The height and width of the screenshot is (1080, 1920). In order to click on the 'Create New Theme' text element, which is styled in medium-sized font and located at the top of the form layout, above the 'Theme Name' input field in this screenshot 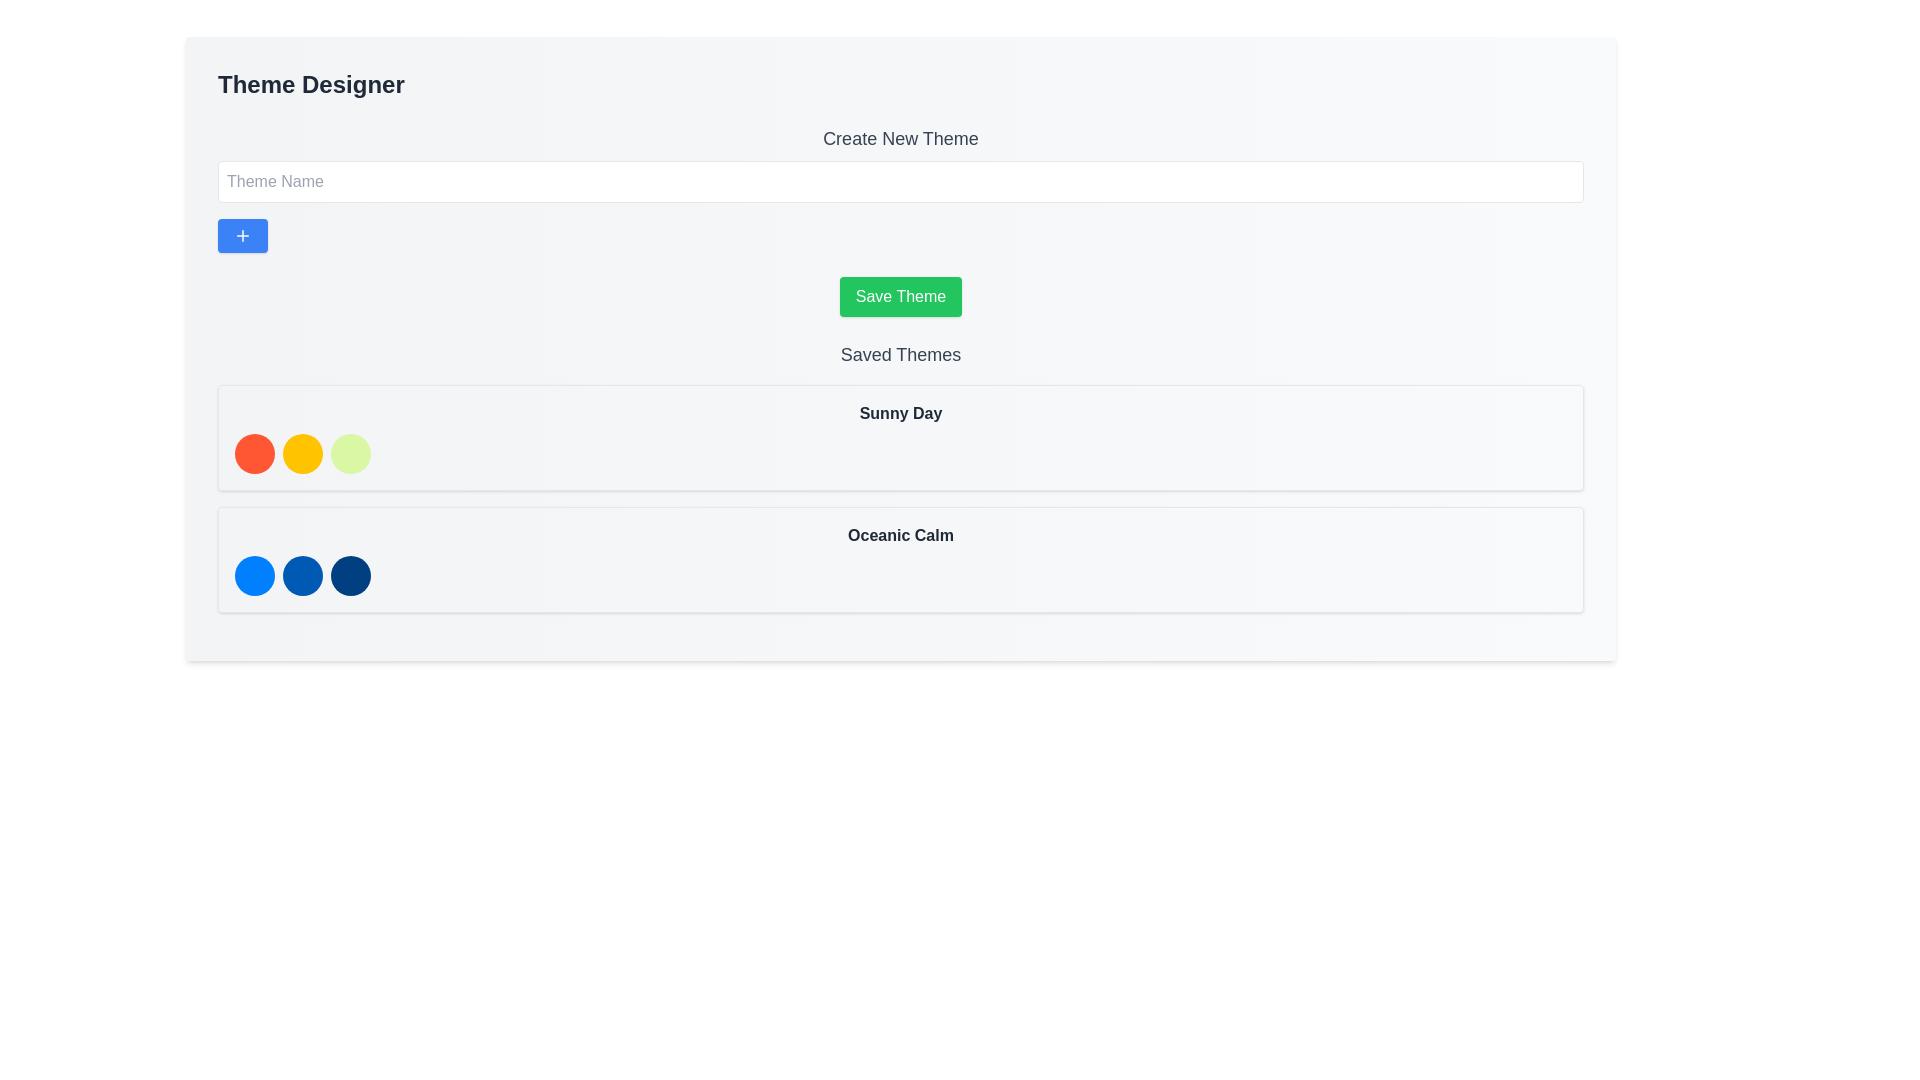, I will do `click(900, 137)`.